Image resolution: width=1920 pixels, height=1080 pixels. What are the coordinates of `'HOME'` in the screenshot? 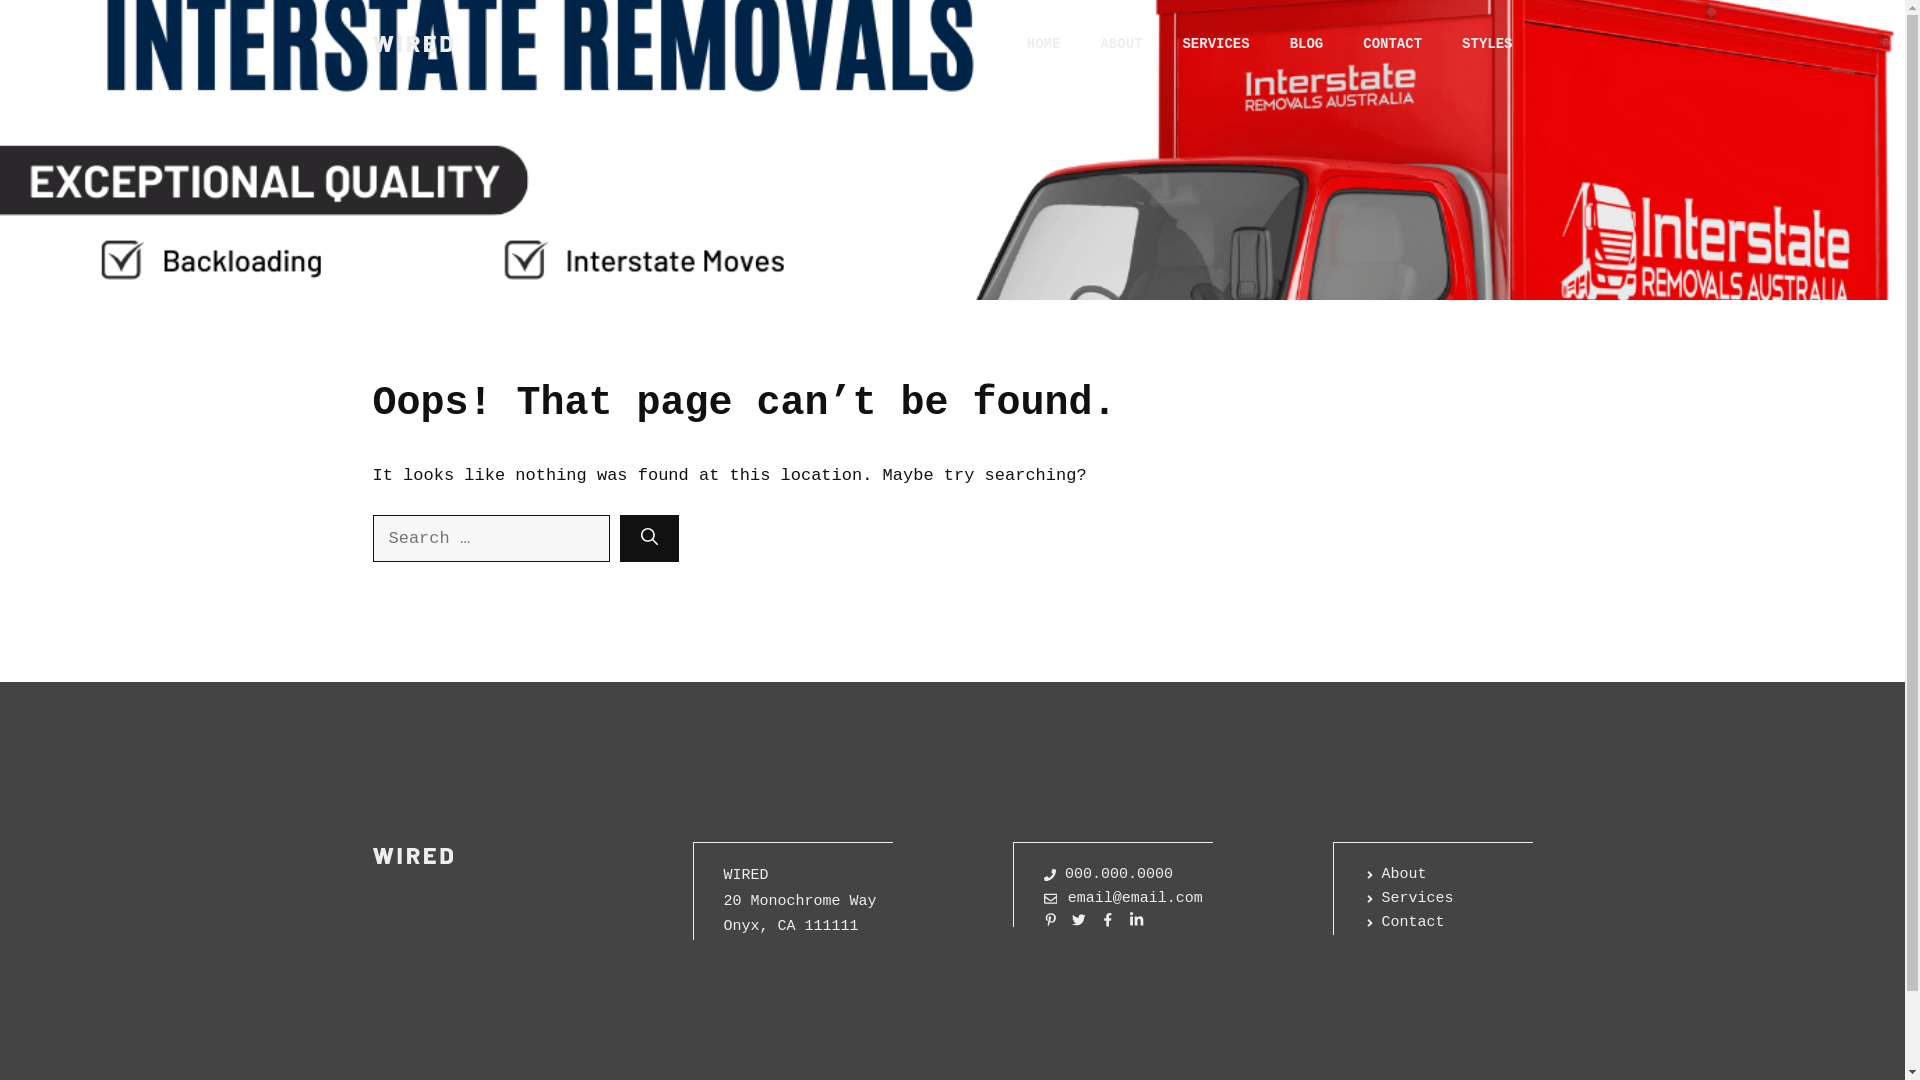 It's located at (1042, 43).